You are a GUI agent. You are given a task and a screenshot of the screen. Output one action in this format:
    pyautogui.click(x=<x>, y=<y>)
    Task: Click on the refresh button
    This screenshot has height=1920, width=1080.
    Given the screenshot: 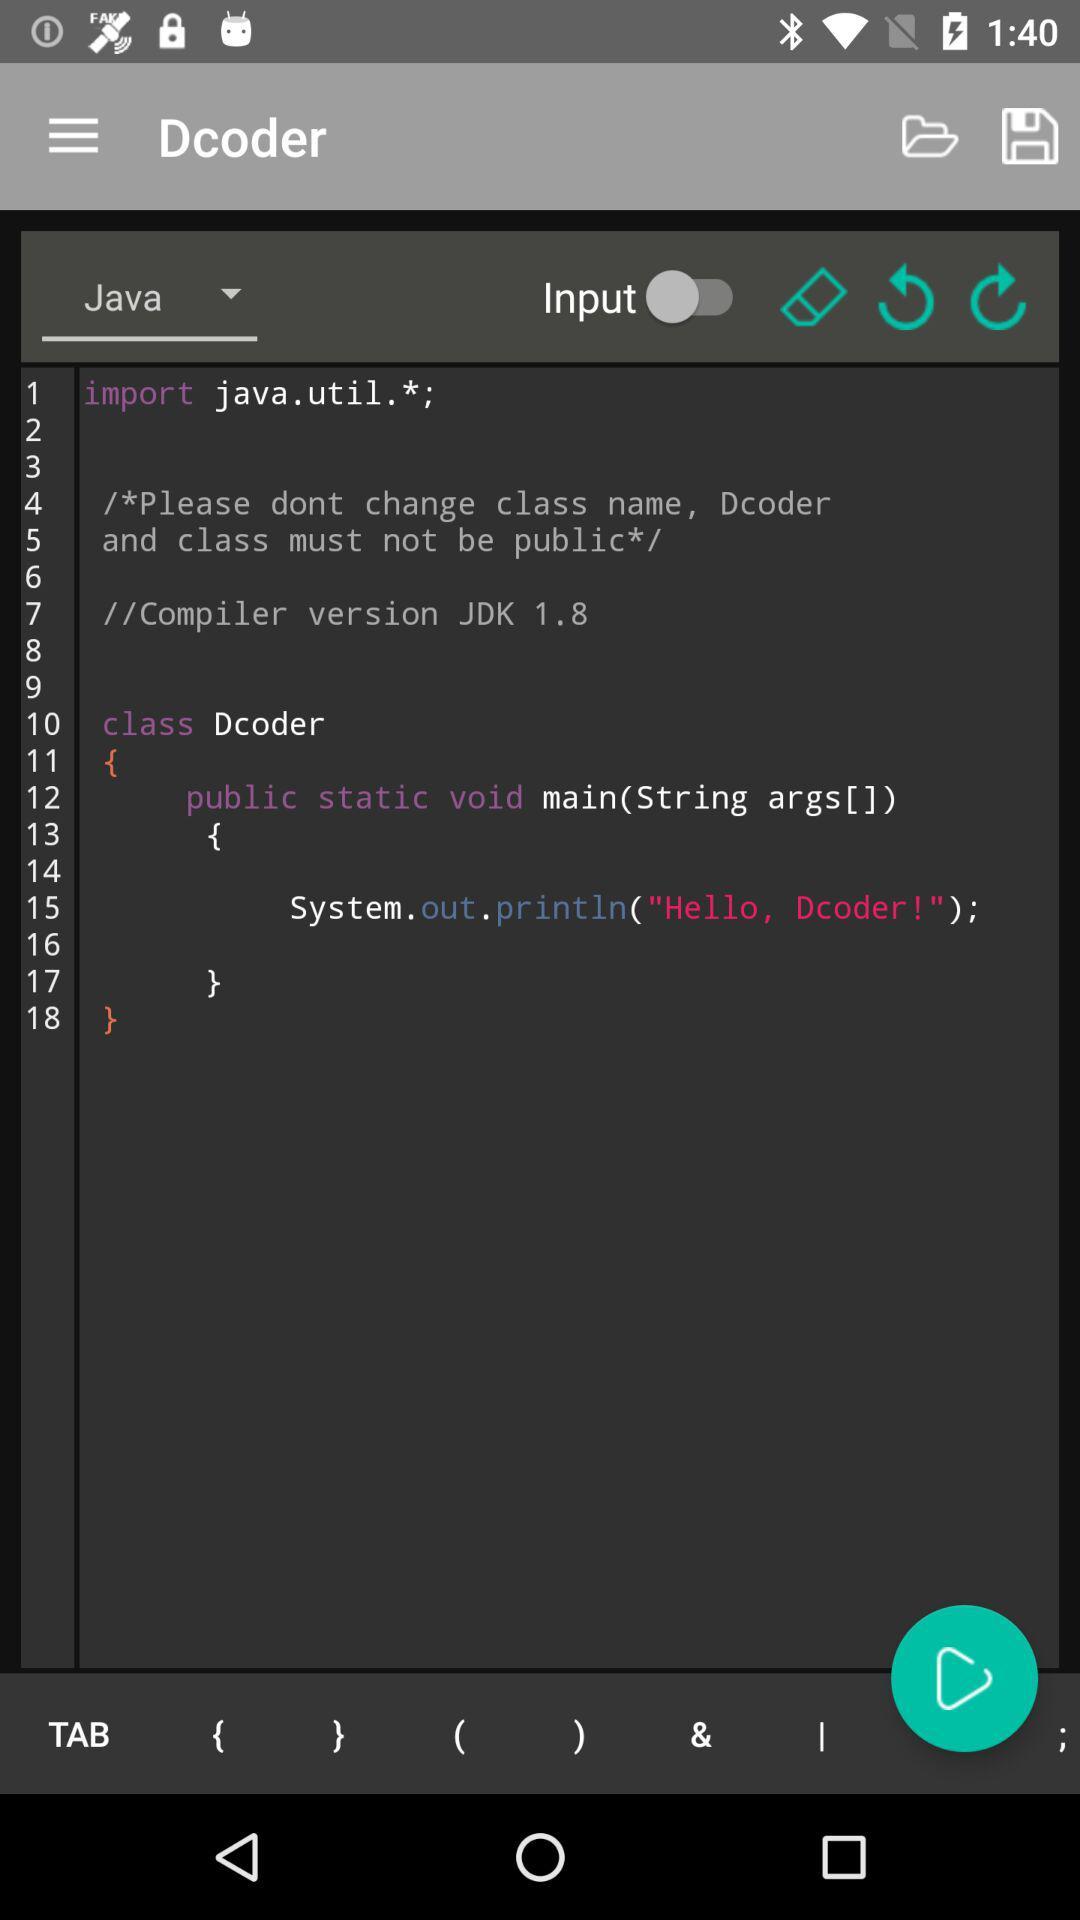 What is the action you would take?
    pyautogui.click(x=998, y=295)
    